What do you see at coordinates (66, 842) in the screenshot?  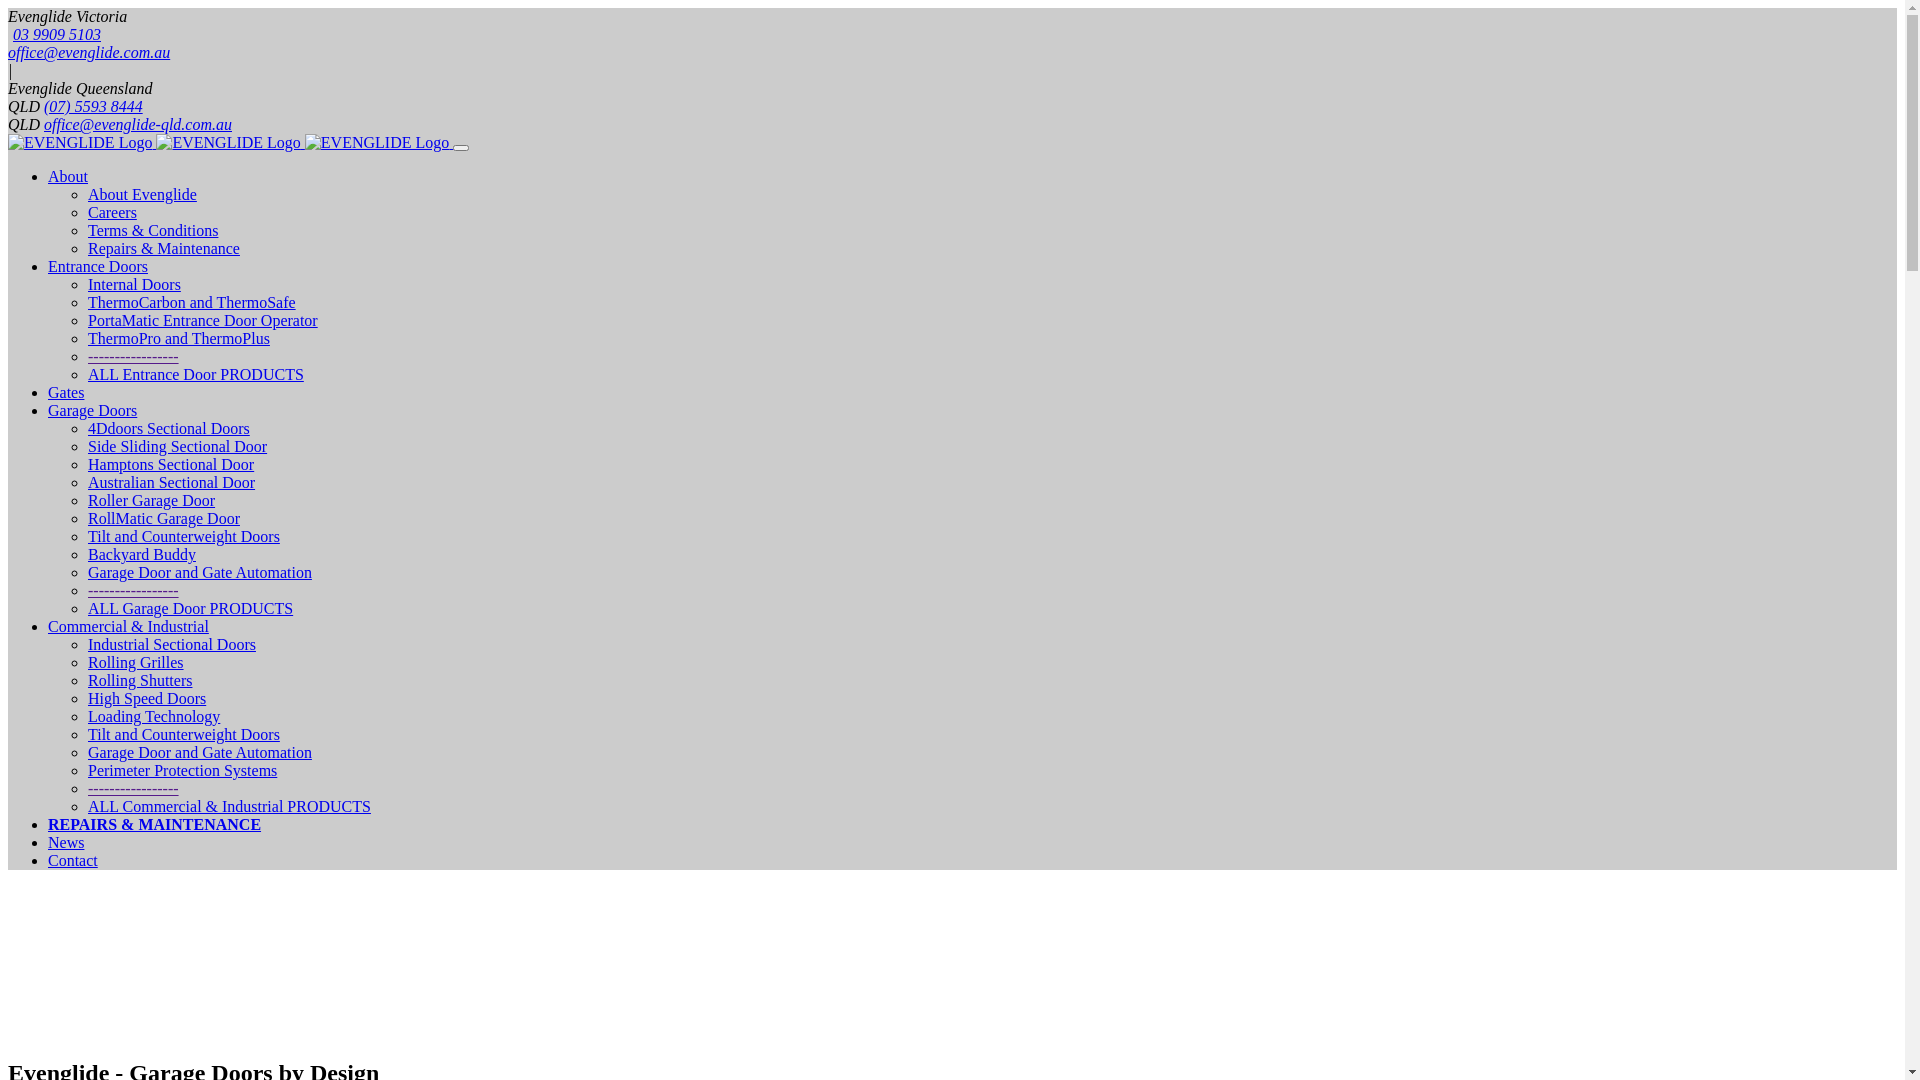 I see `'News'` at bounding box center [66, 842].